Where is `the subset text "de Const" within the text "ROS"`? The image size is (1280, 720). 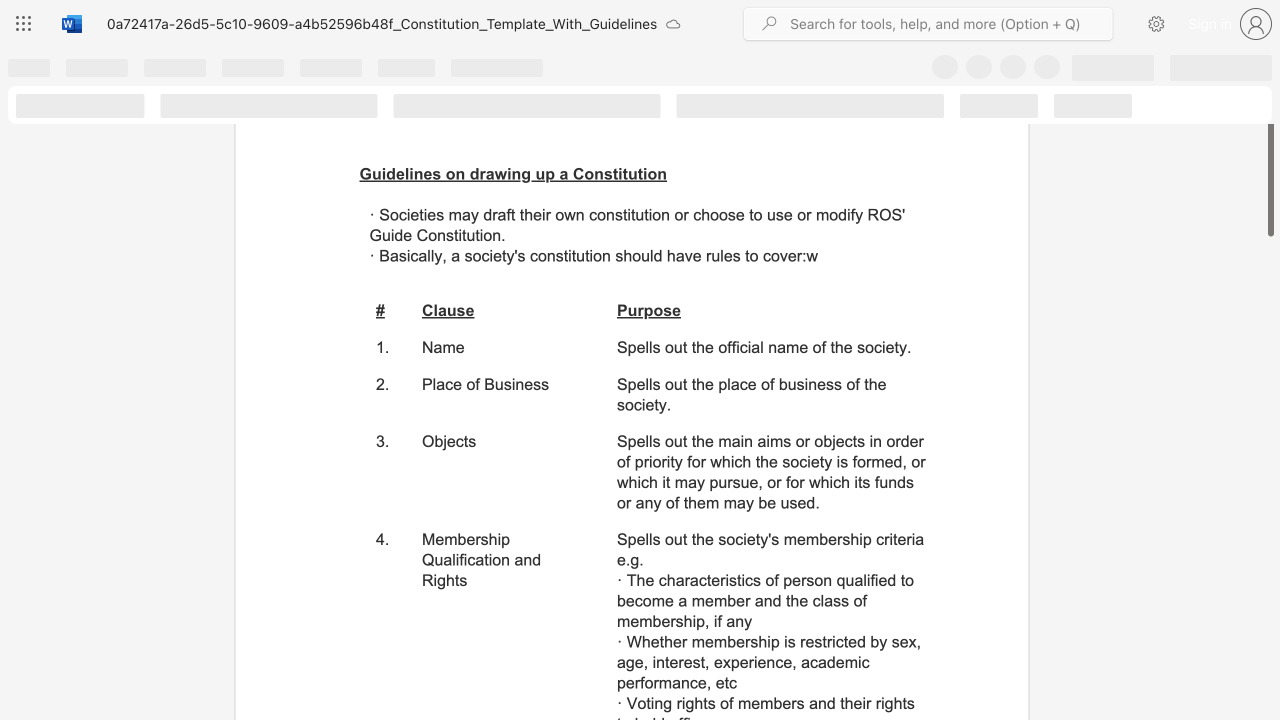 the subset text "de Const" within the text "ROS" is located at coordinates (394, 234).